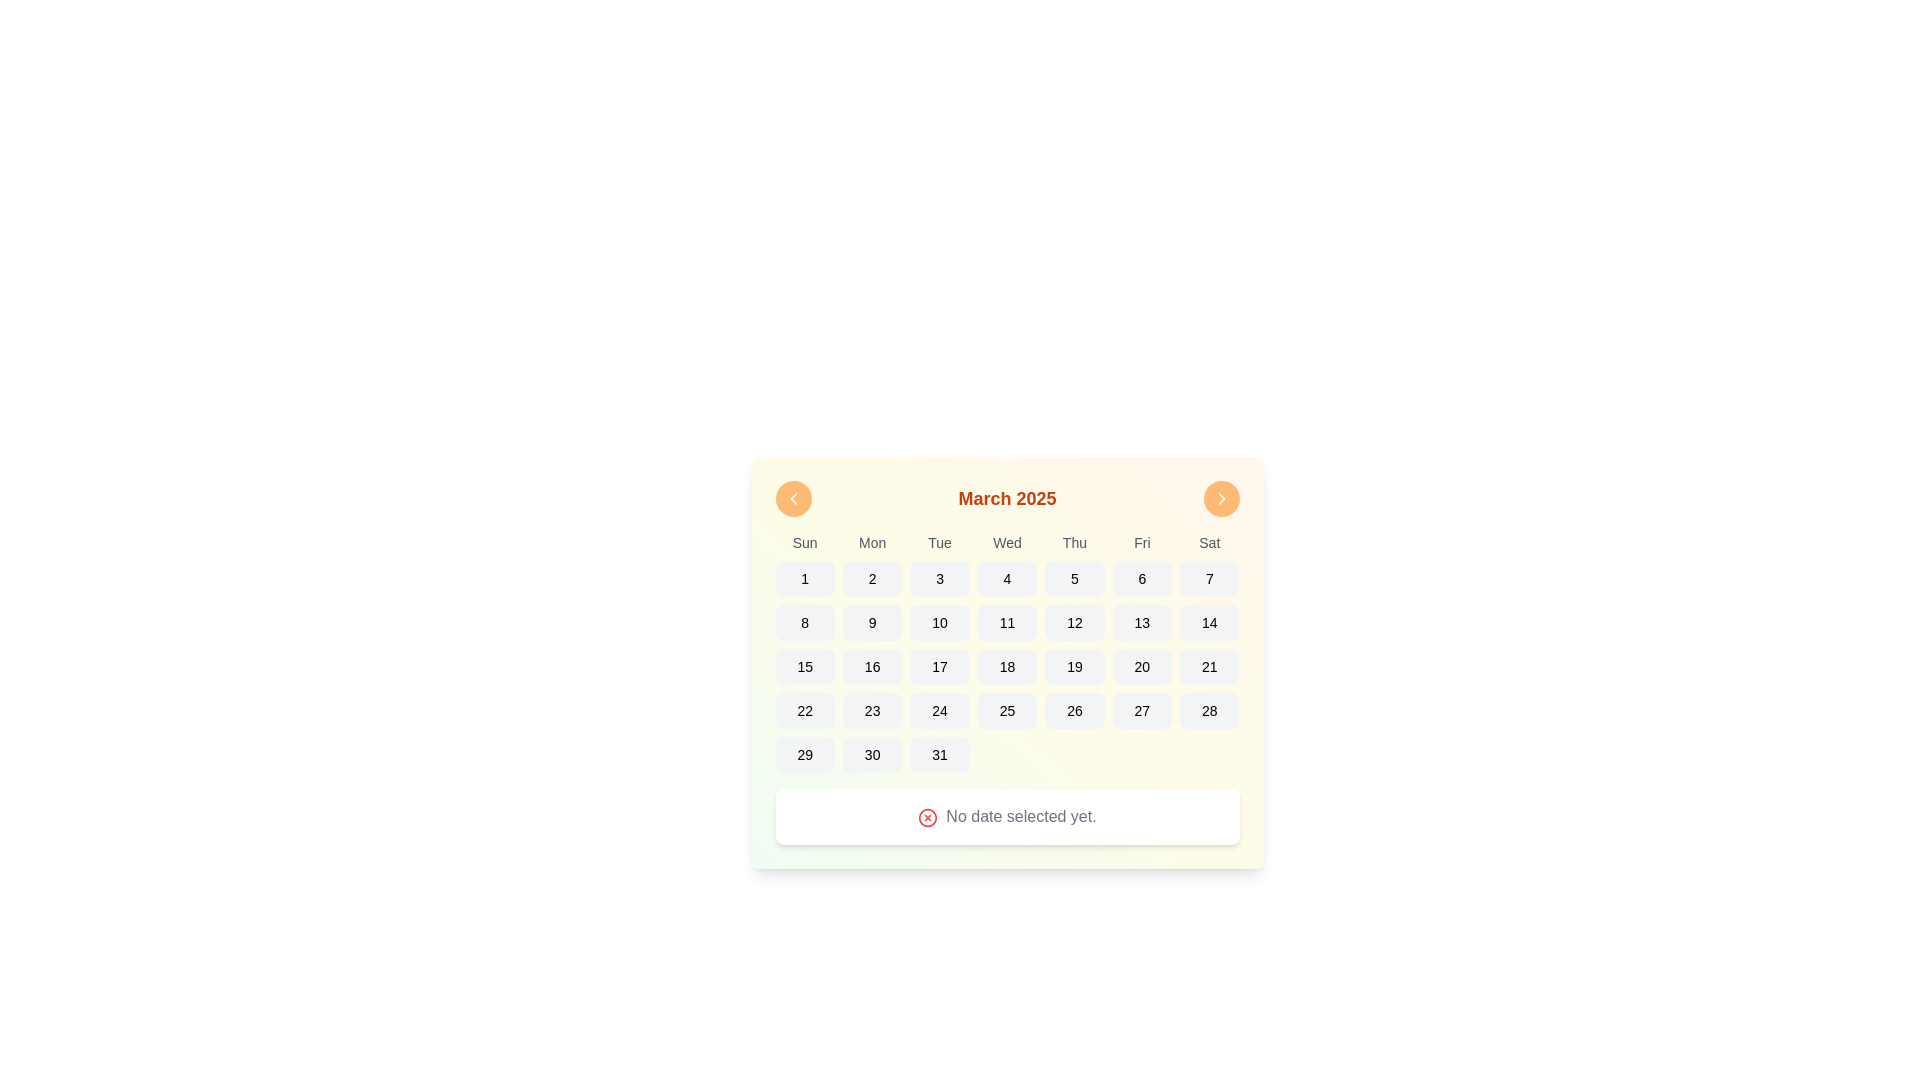 This screenshot has height=1080, width=1920. What do you see at coordinates (1074, 578) in the screenshot?
I see `the button labeled '5' located in the calendar grid under Thursday of the first week of March 2025 for accessibility navigation` at bounding box center [1074, 578].